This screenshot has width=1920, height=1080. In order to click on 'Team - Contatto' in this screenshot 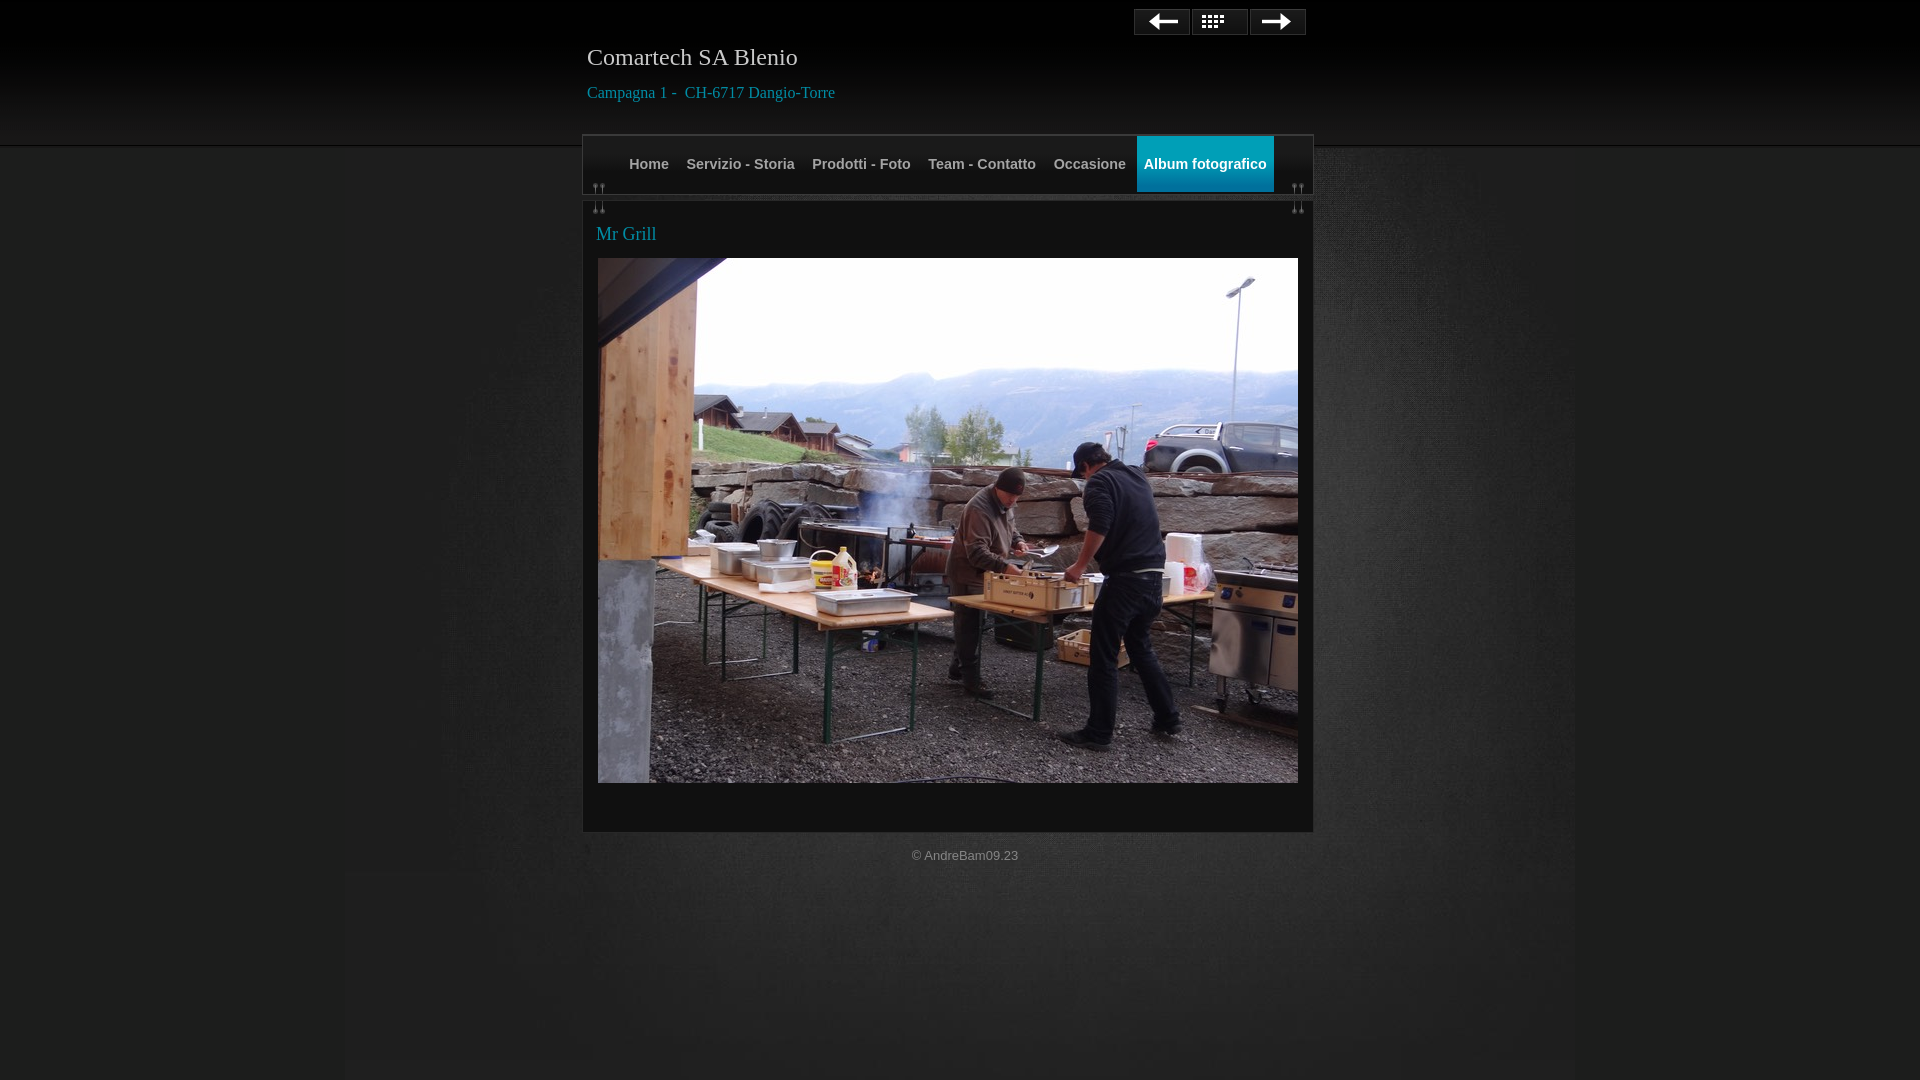, I will do `click(982, 163)`.